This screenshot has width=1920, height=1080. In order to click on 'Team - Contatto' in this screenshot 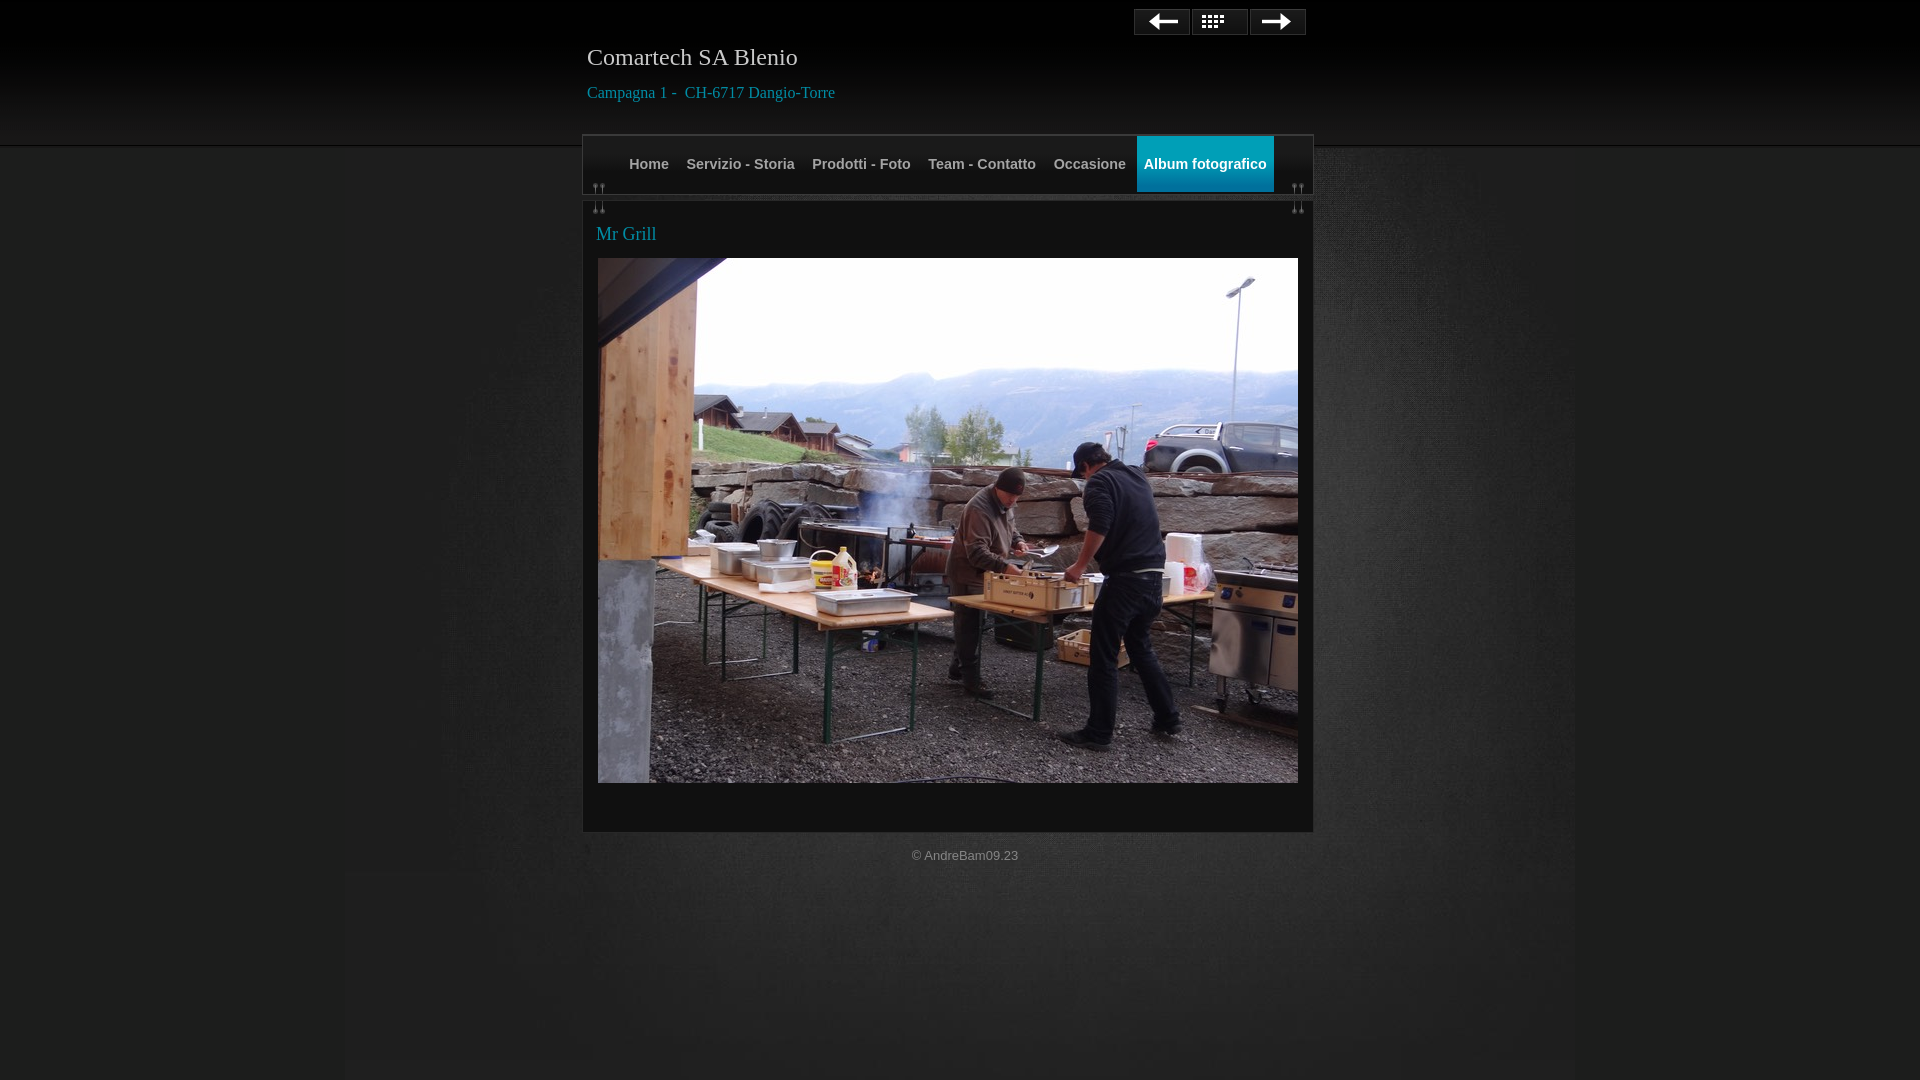, I will do `click(982, 163)`.